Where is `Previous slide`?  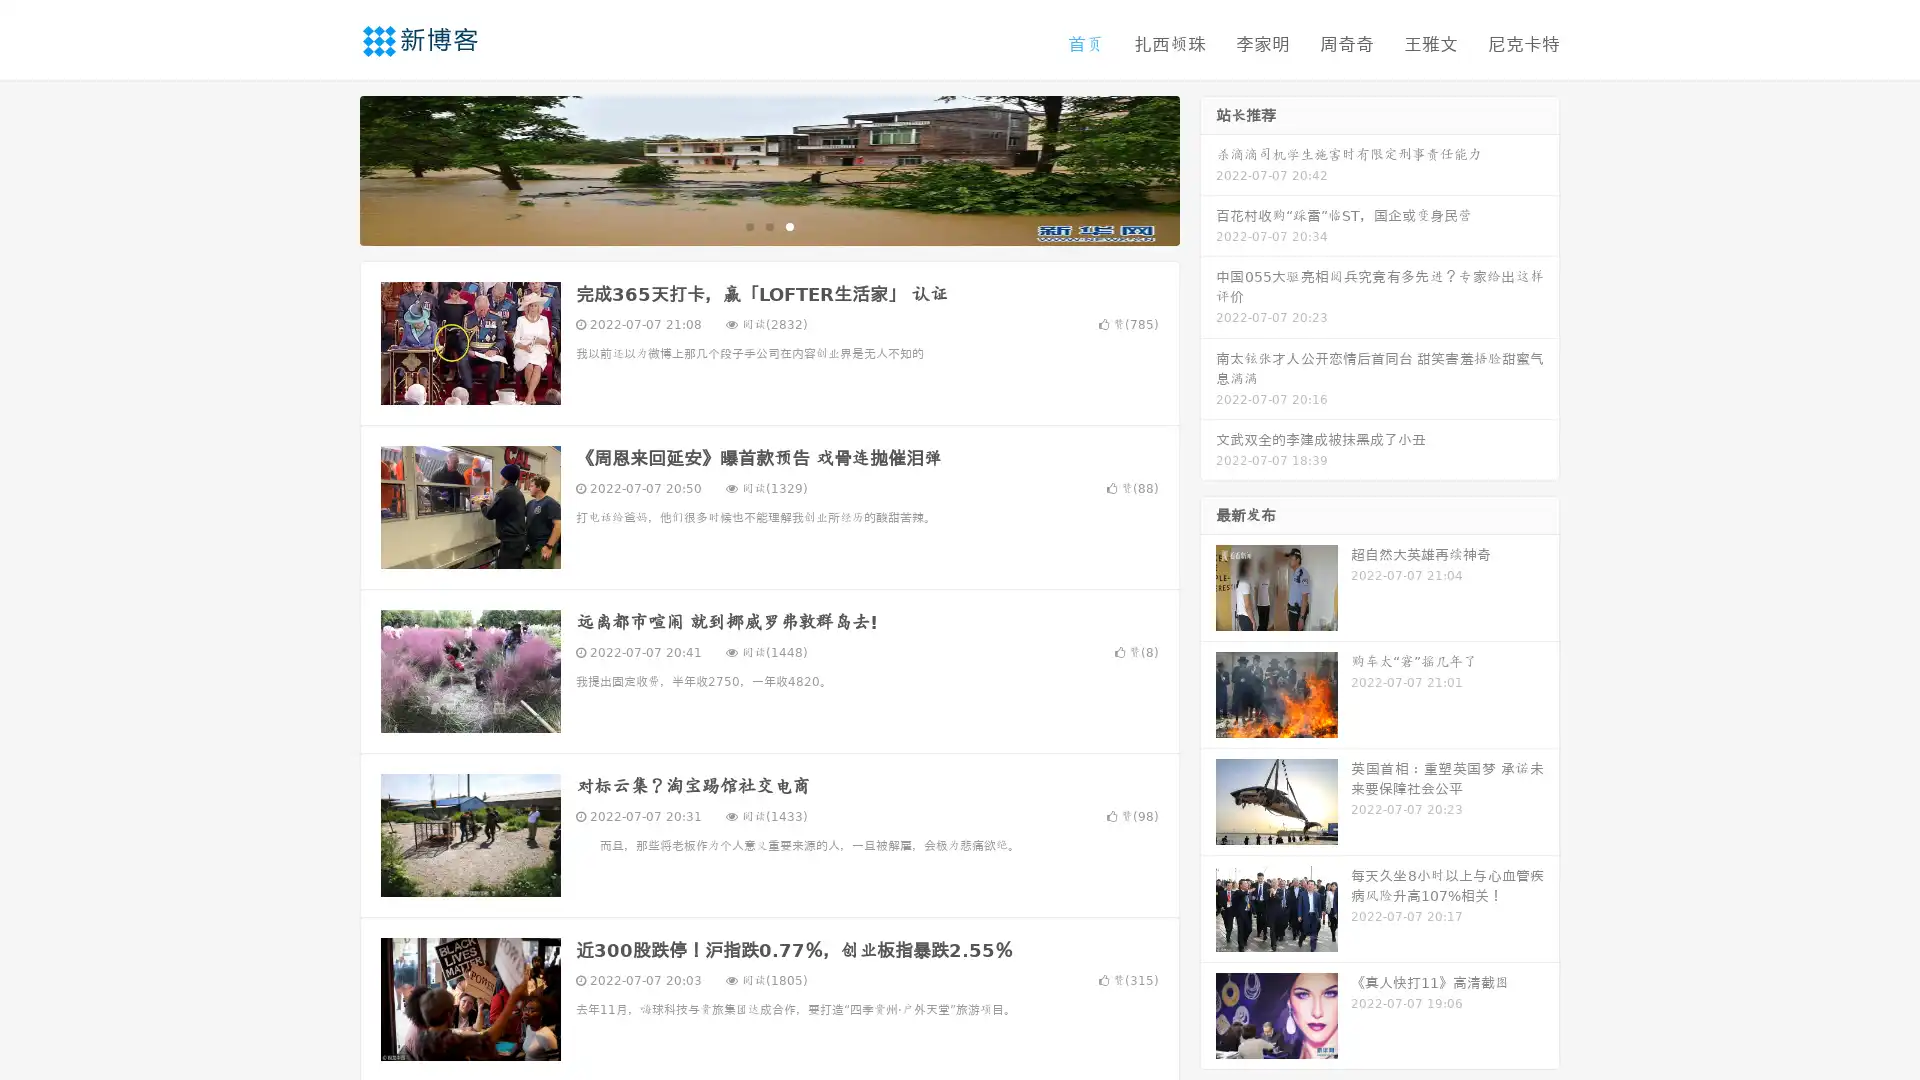
Previous slide is located at coordinates (330, 168).